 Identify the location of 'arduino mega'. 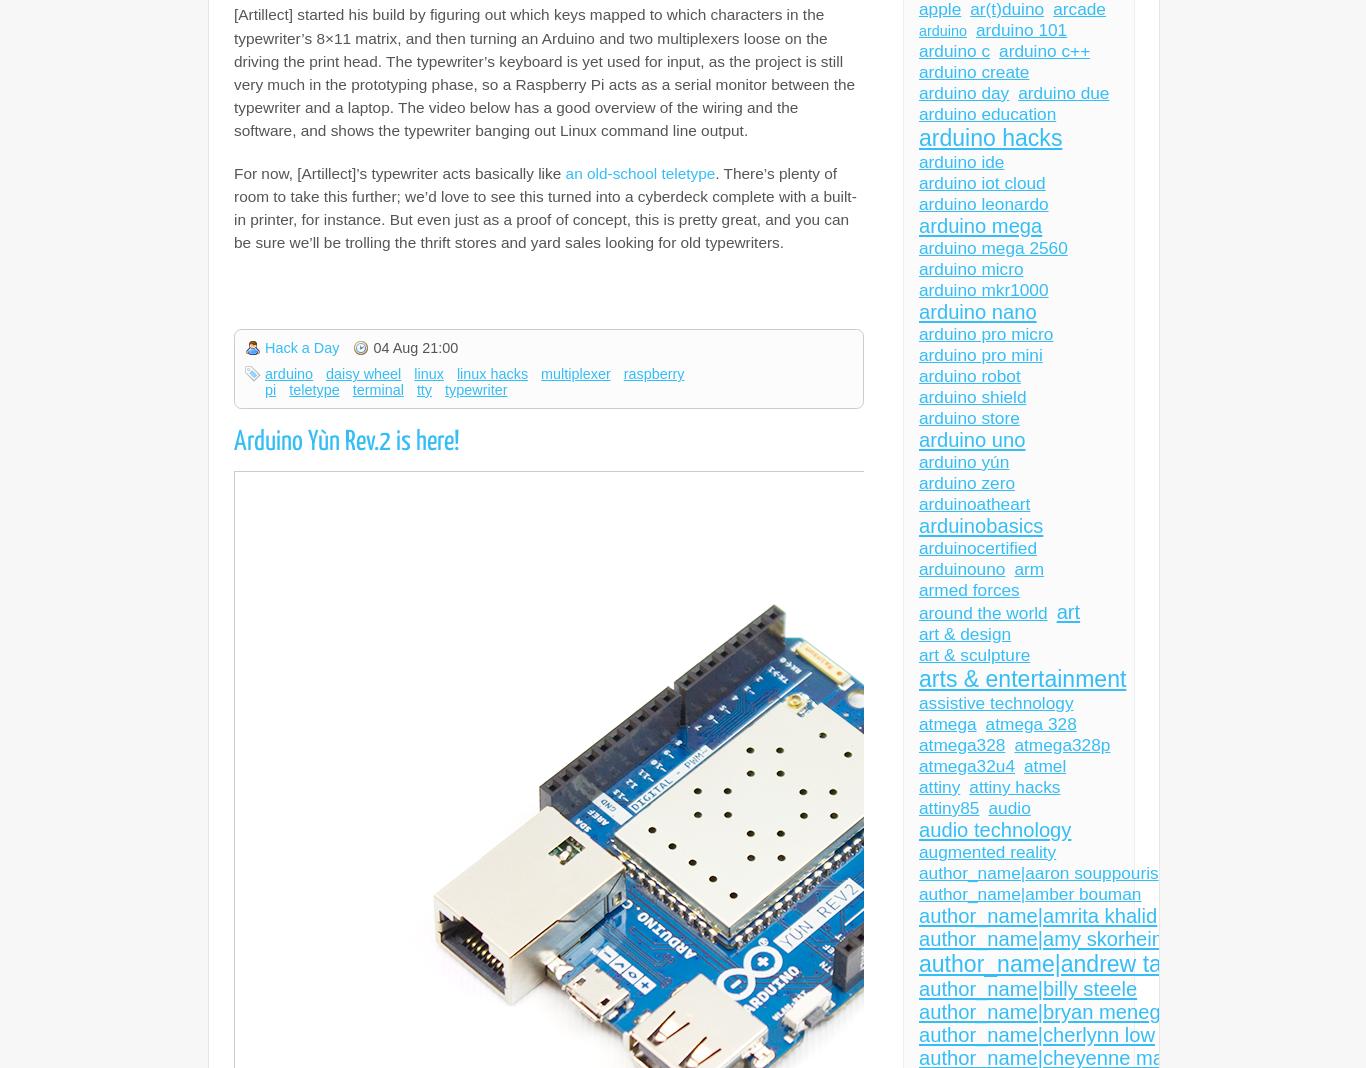
(980, 225).